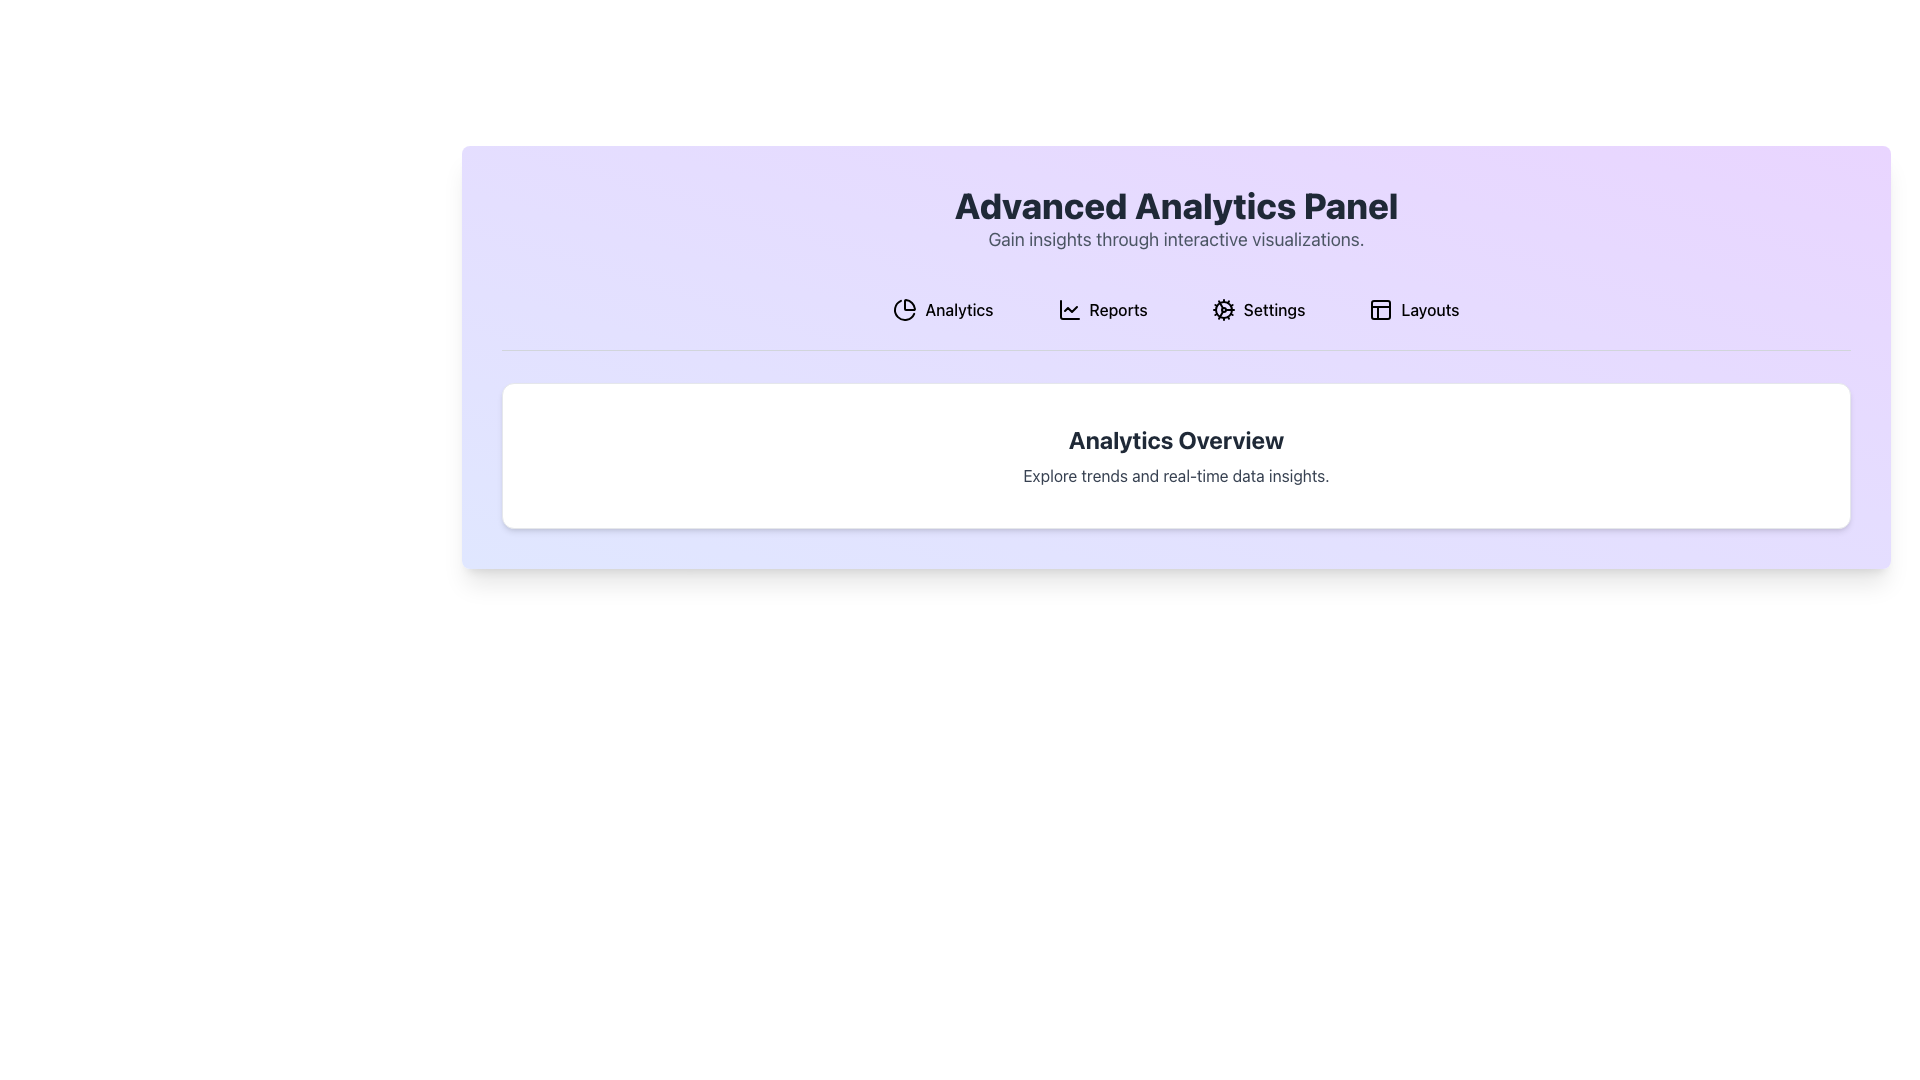 Image resolution: width=1920 pixels, height=1080 pixels. I want to click on the 'Analytics' button using the keyboard tab key, so click(942, 309).